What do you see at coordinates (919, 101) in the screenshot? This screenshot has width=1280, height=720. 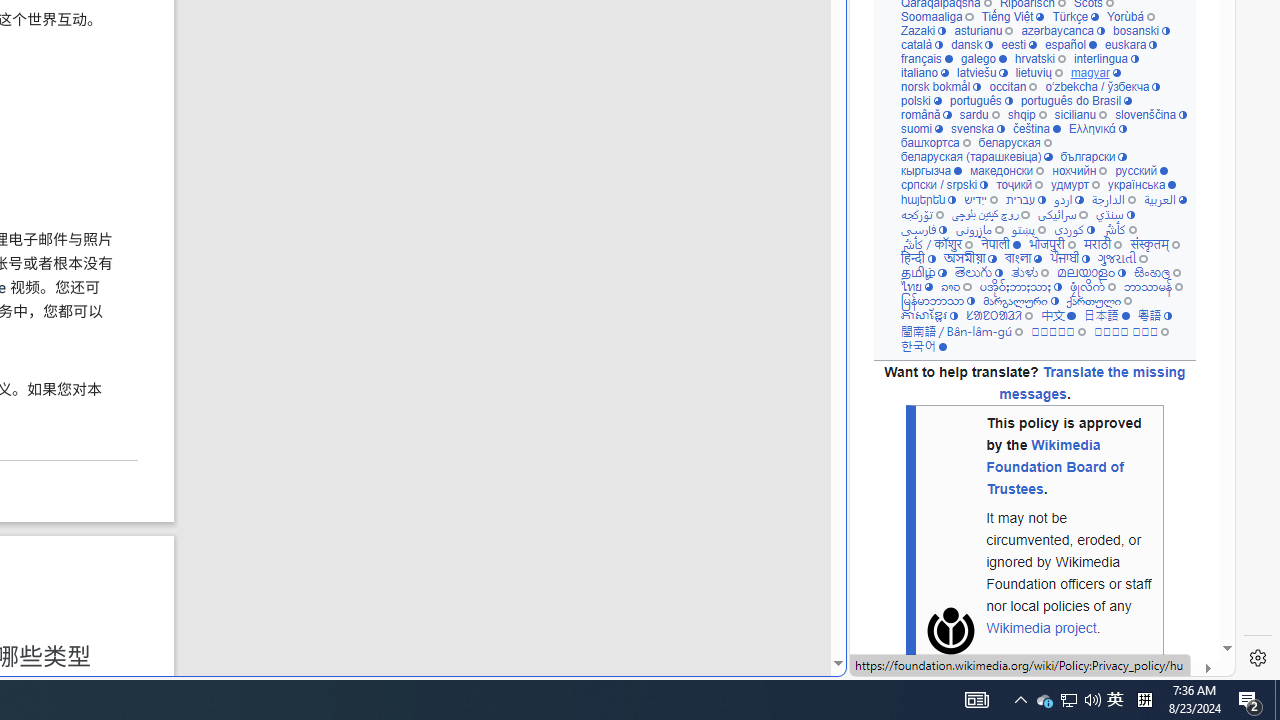 I see `'polski'` at bounding box center [919, 101].